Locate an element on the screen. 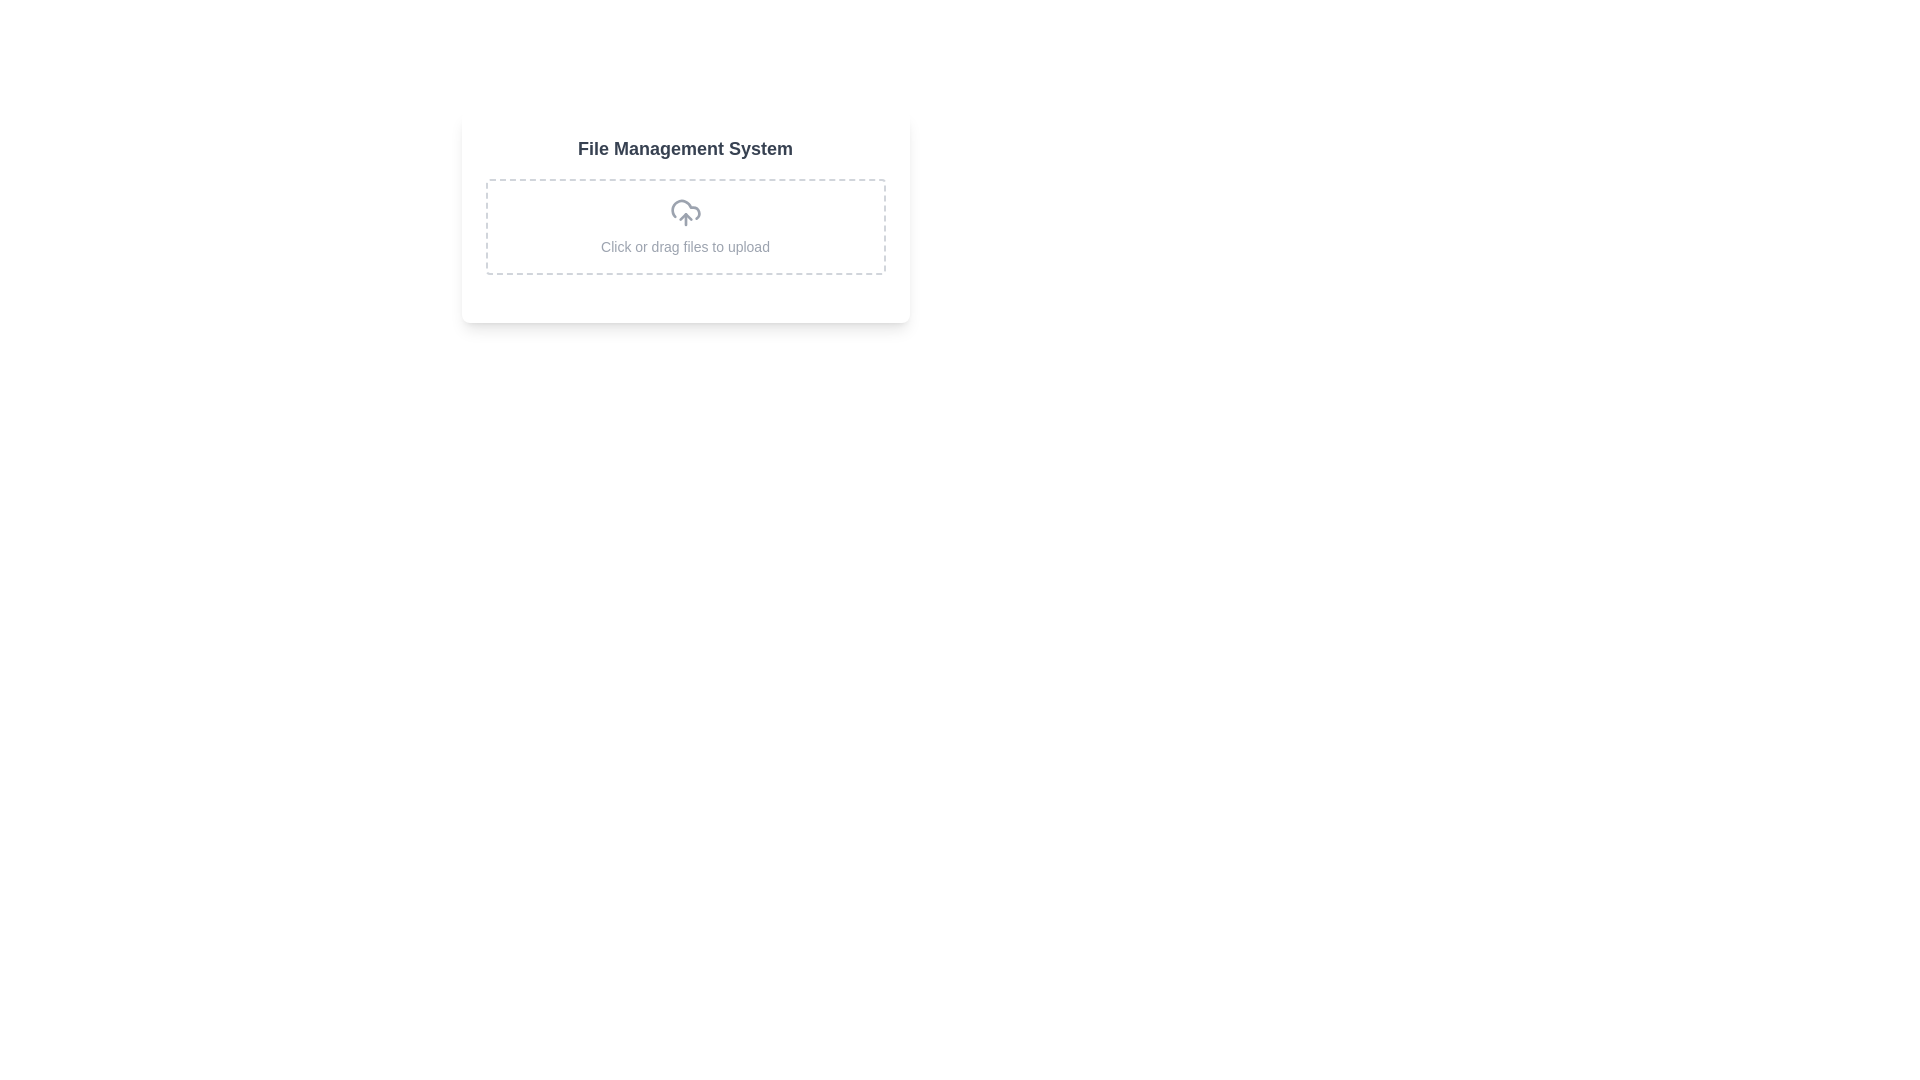  text 'File Management System' displayed prominently as a title at the top of the card layout is located at coordinates (685, 148).